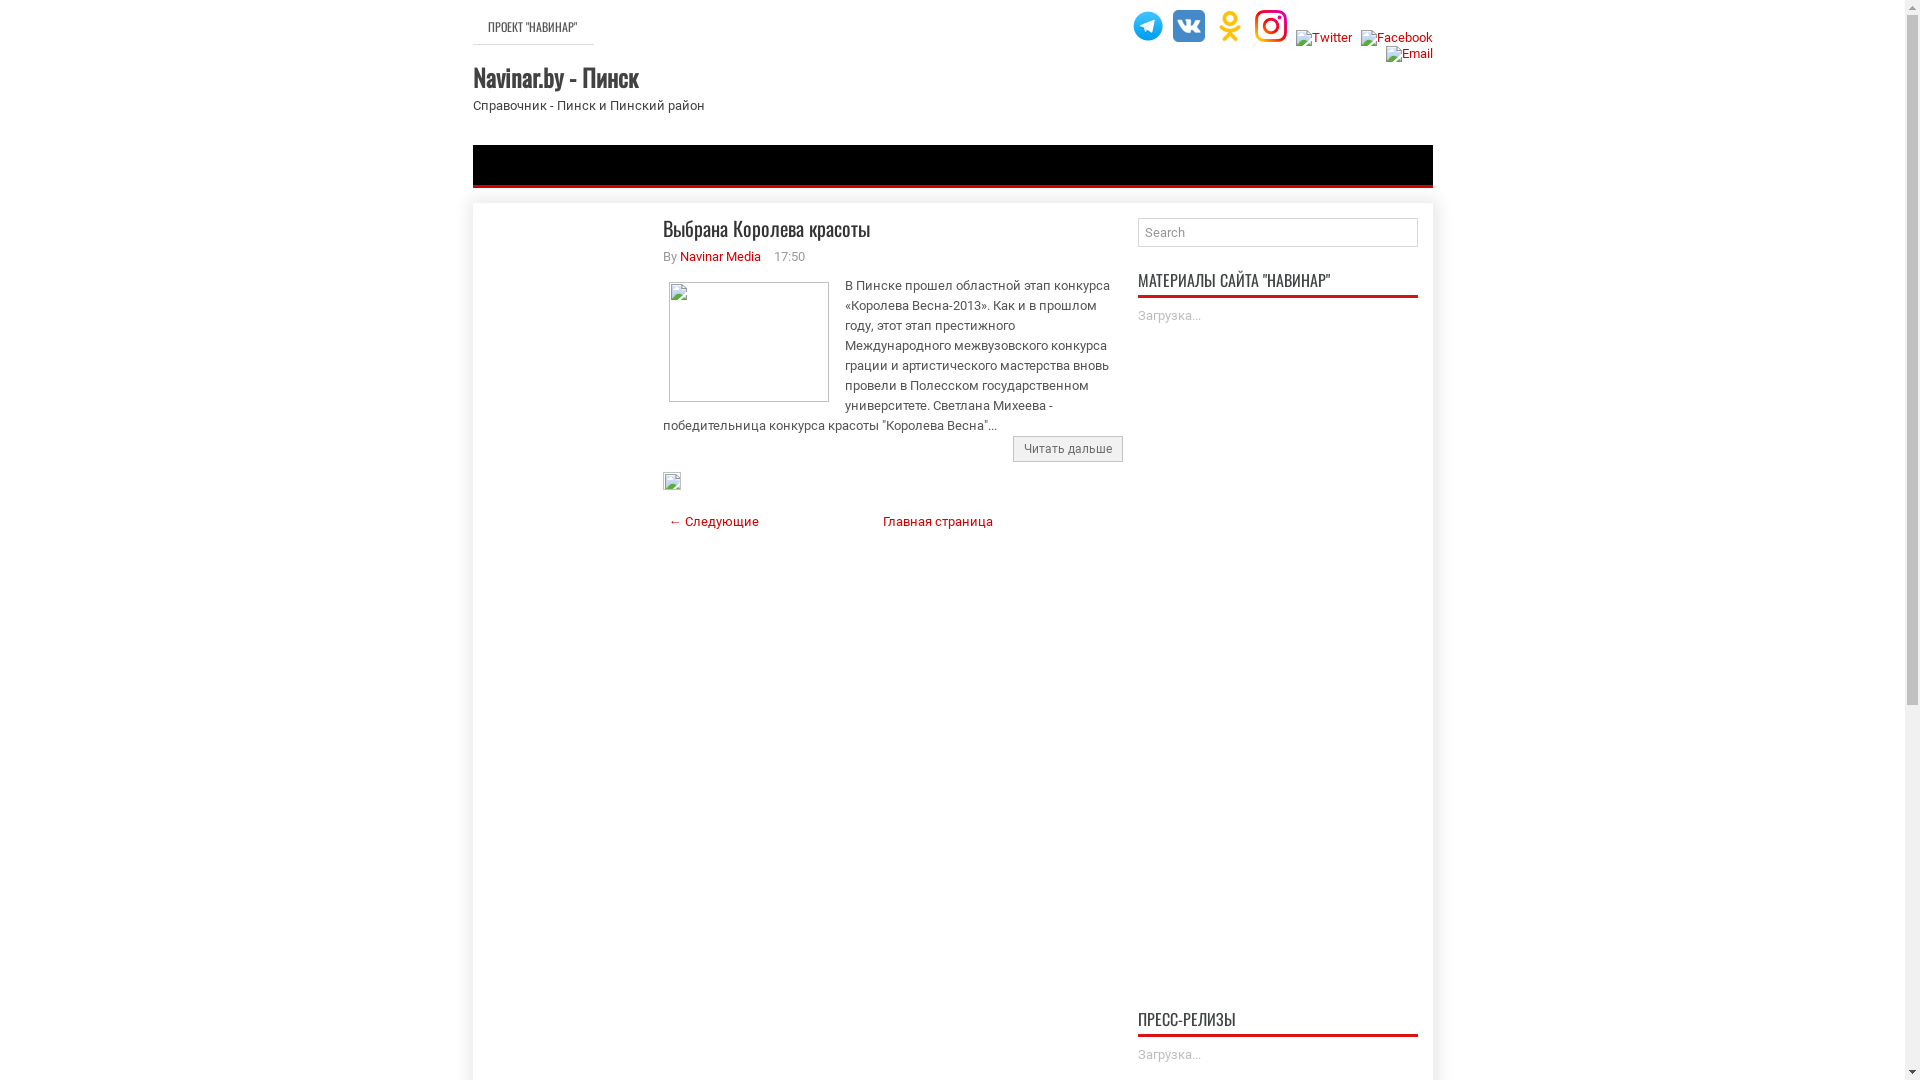  I want to click on 'Telegram', so click(1132, 26).